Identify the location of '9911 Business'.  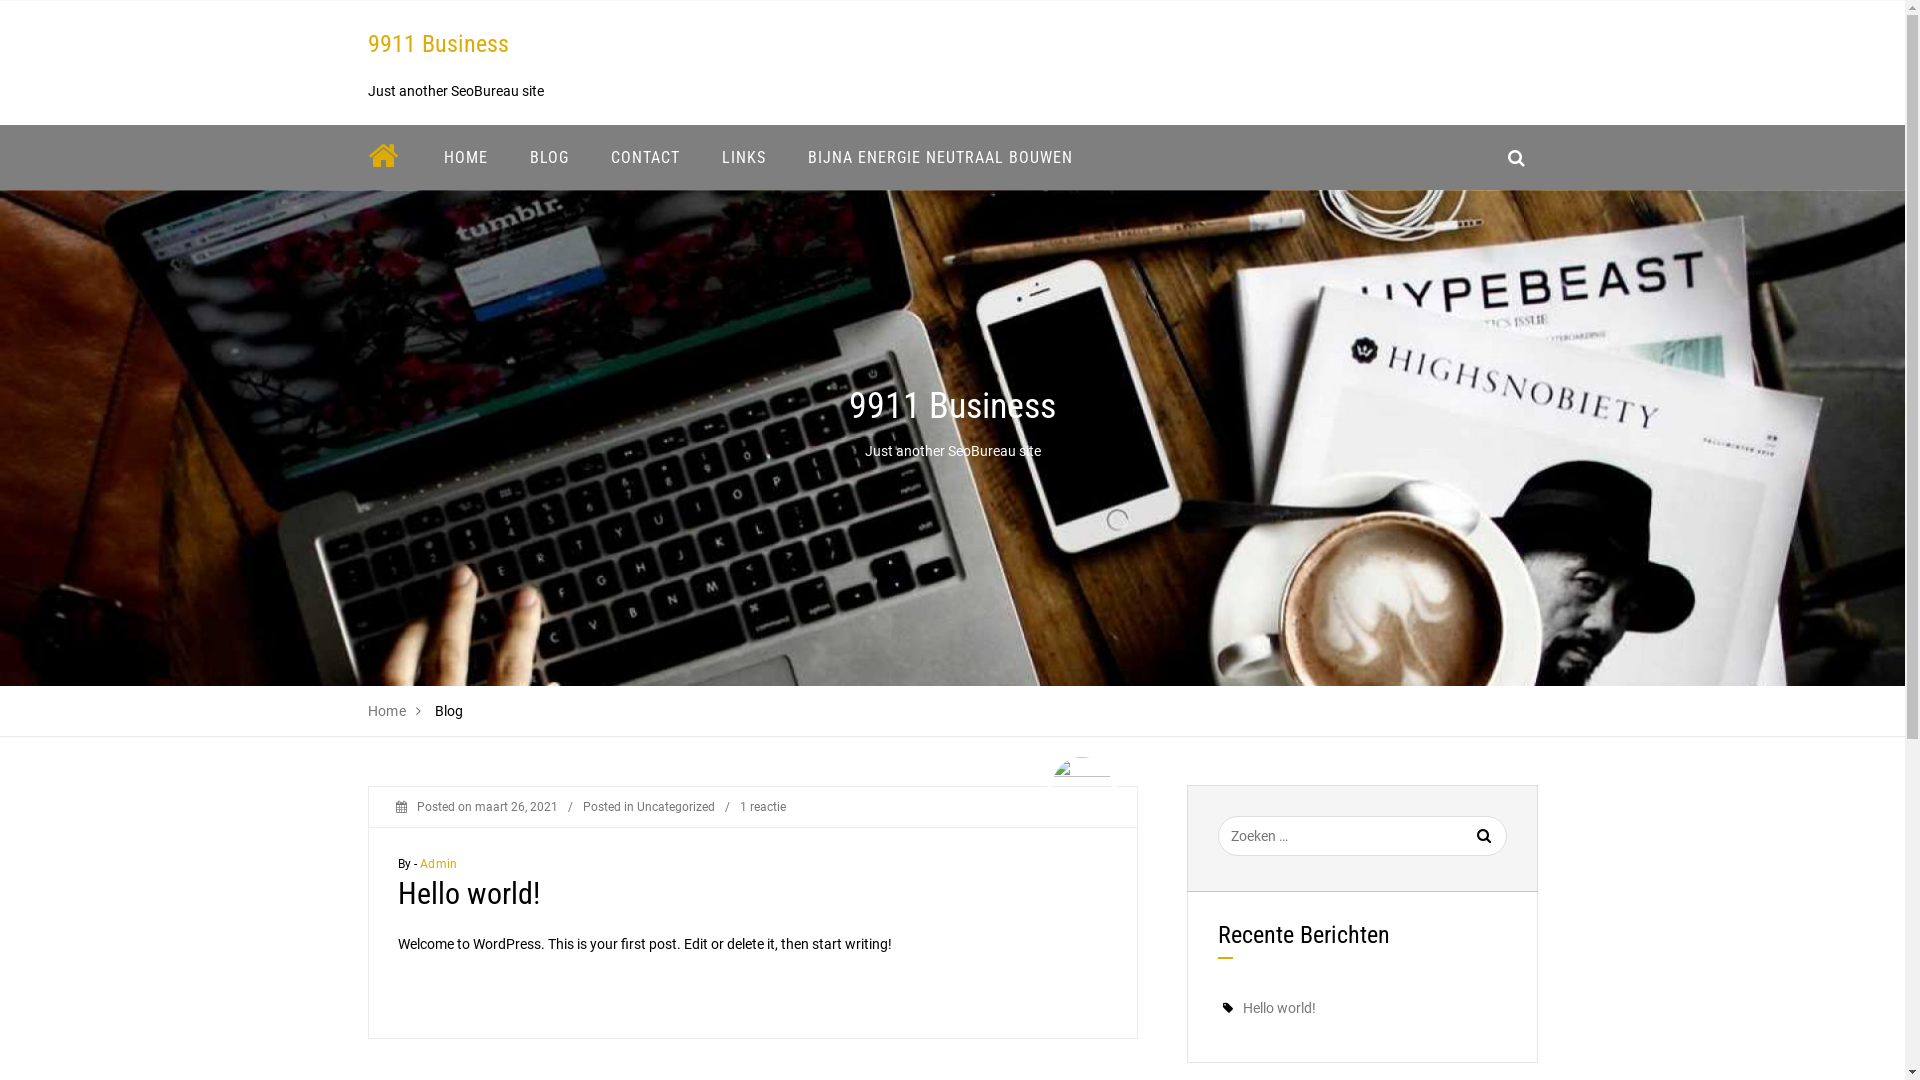
(368, 43).